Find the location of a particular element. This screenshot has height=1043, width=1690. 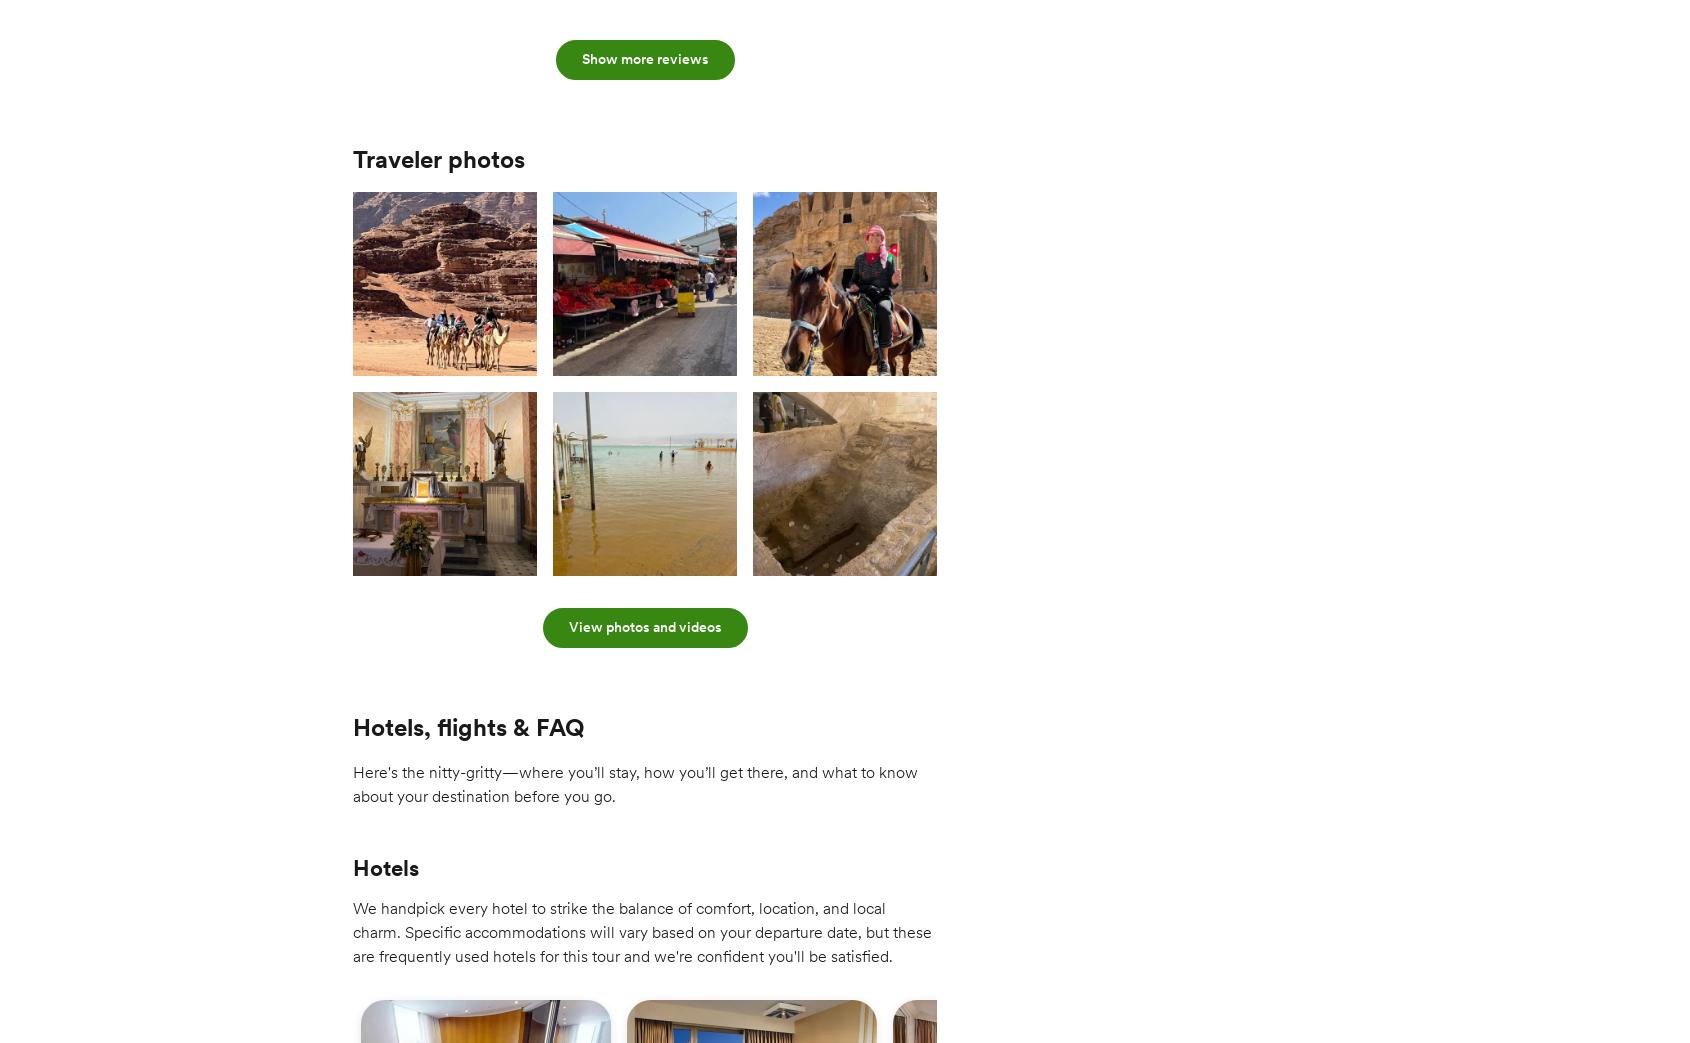

'Visit the Oriental Bazaar' is located at coordinates (367, 1002).